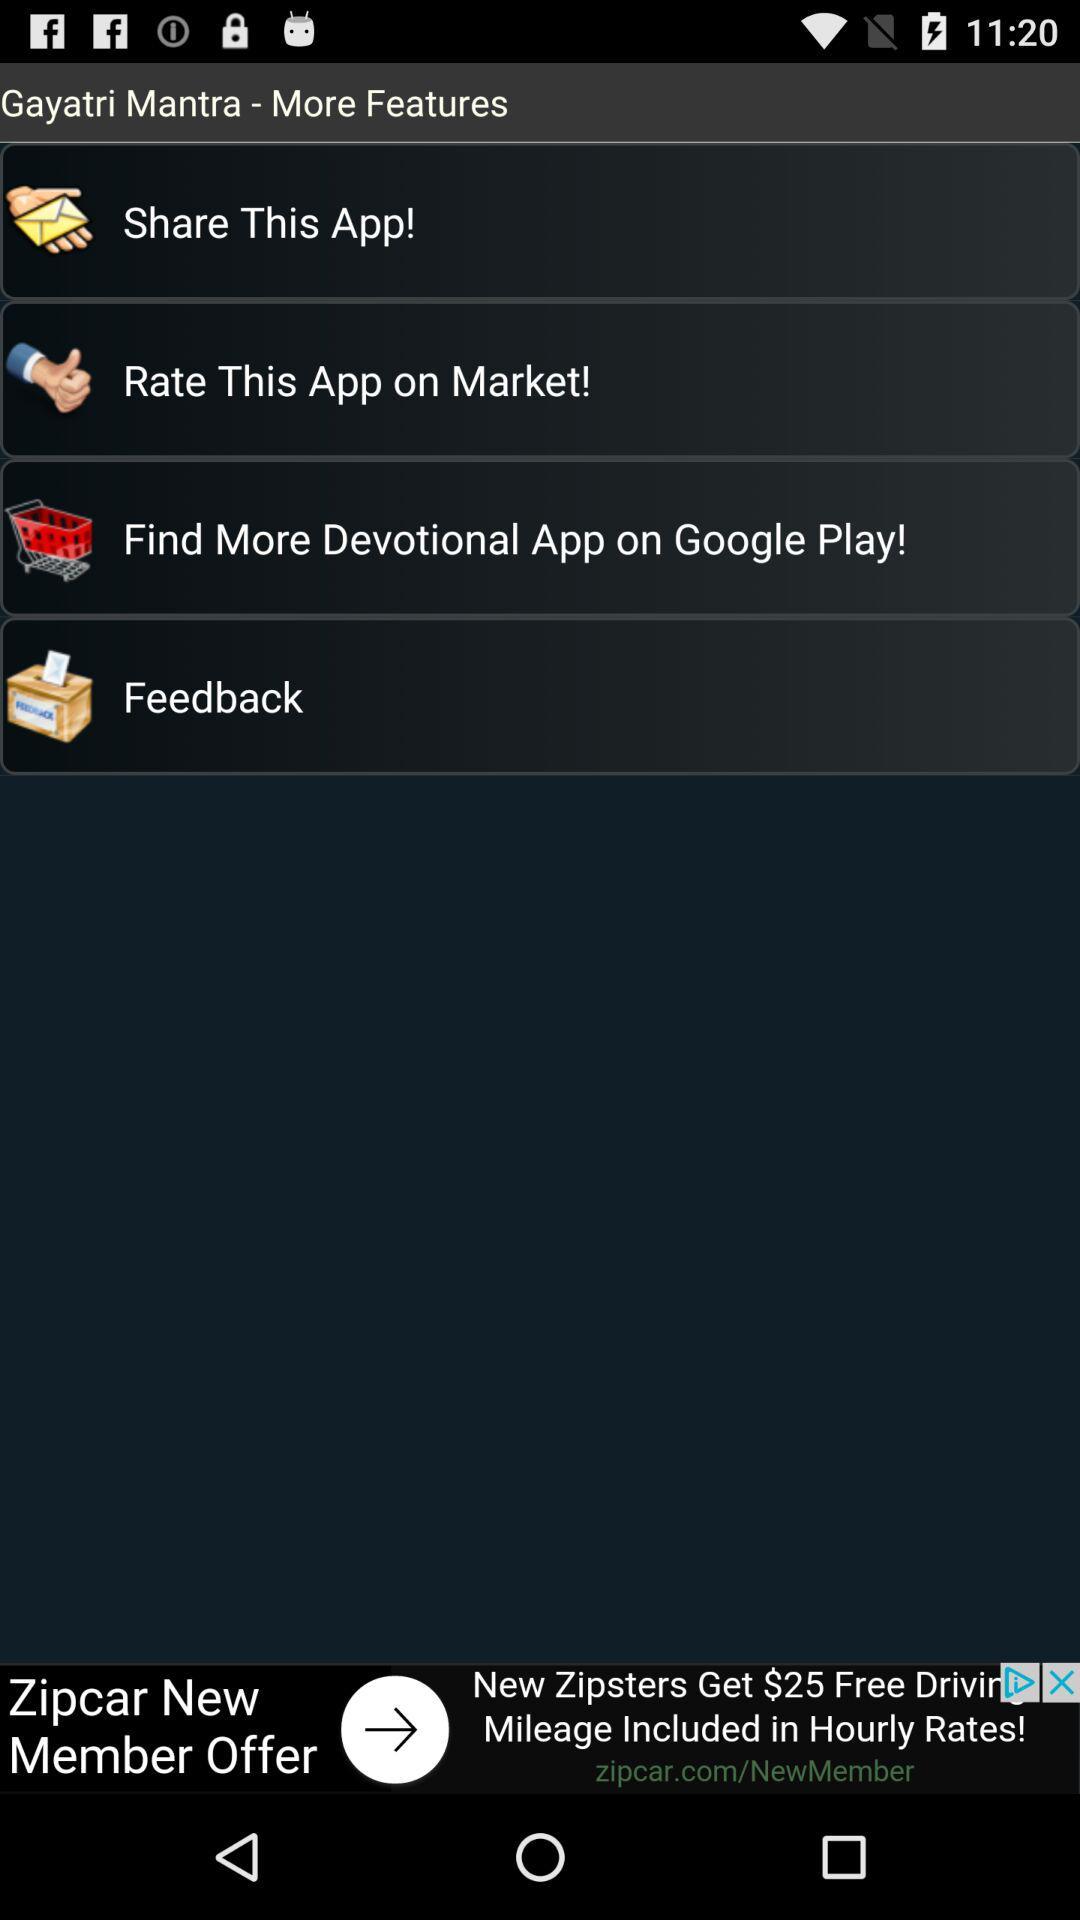 The width and height of the screenshot is (1080, 1920). I want to click on open advertisement, so click(540, 1727).